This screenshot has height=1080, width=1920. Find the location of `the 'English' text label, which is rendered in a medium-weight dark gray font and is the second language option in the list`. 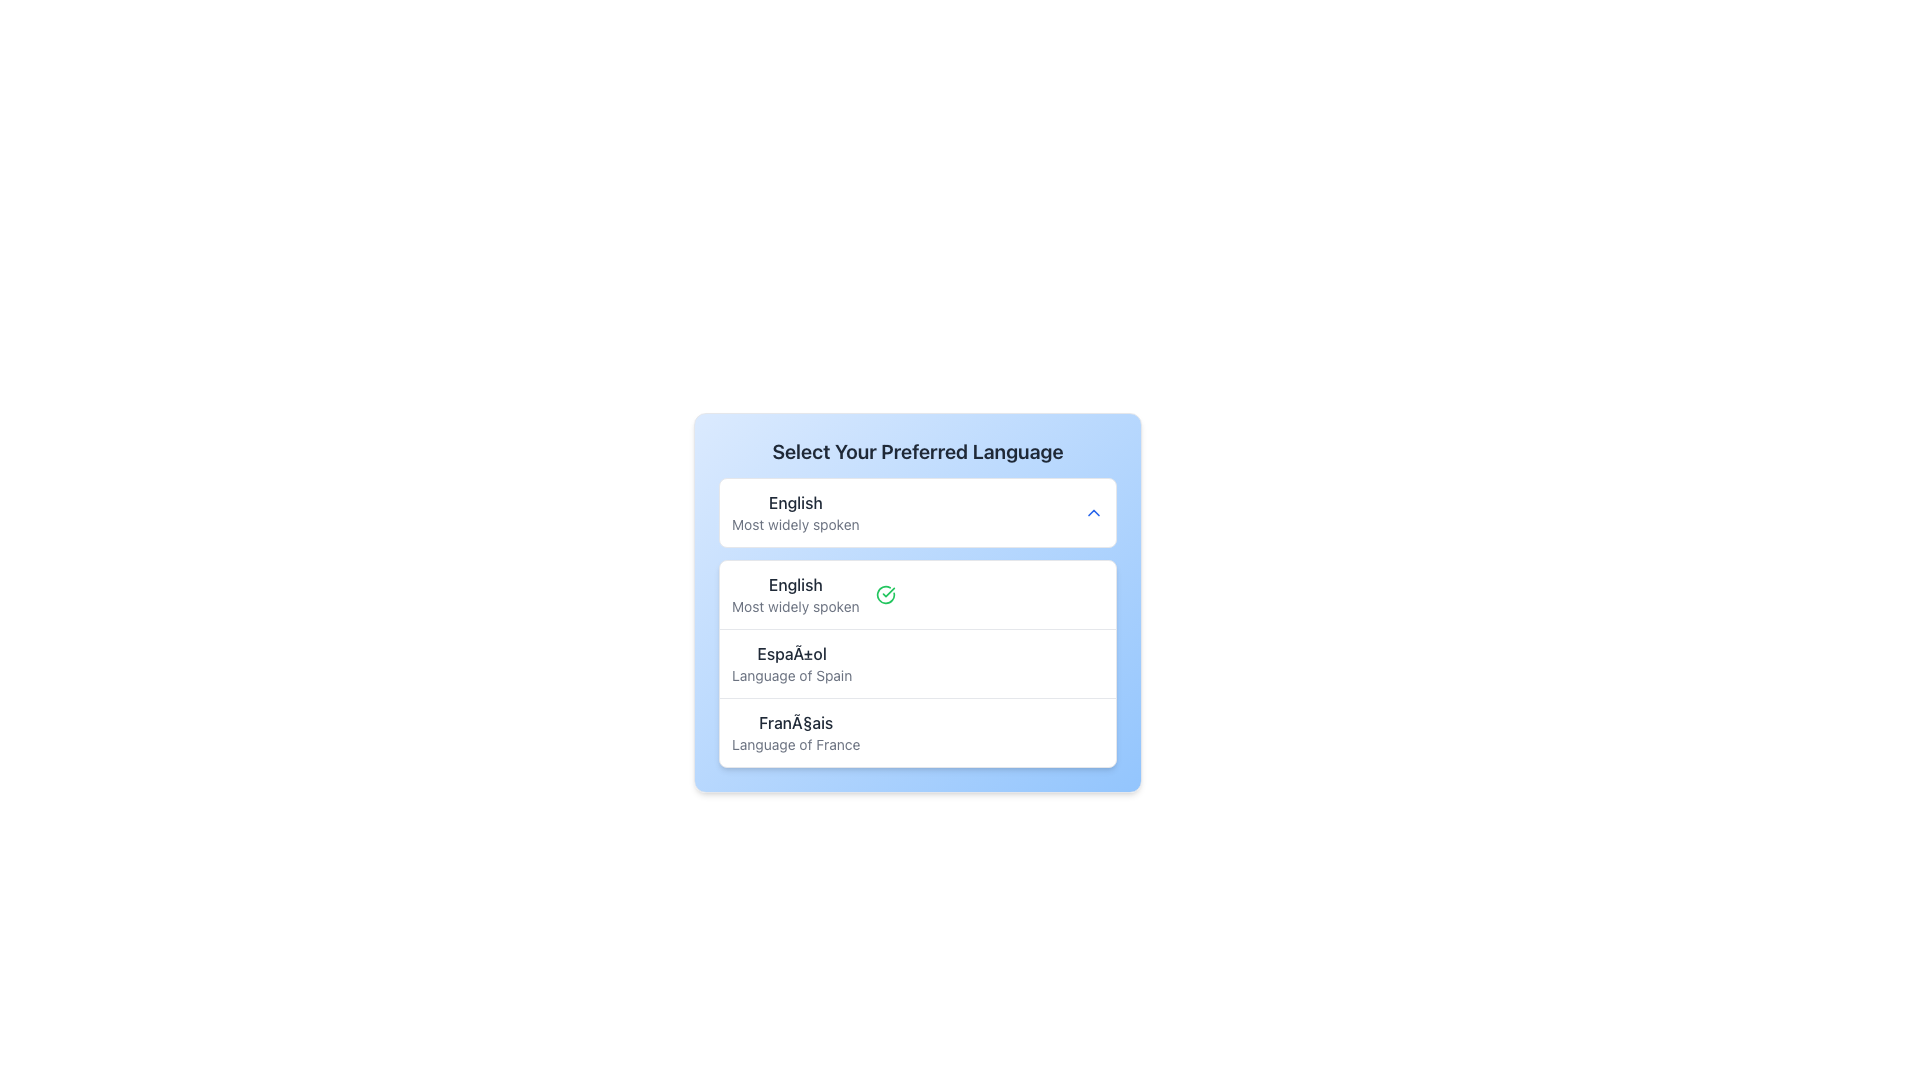

the 'English' text label, which is rendered in a medium-weight dark gray font and is the second language option in the list is located at coordinates (794, 585).